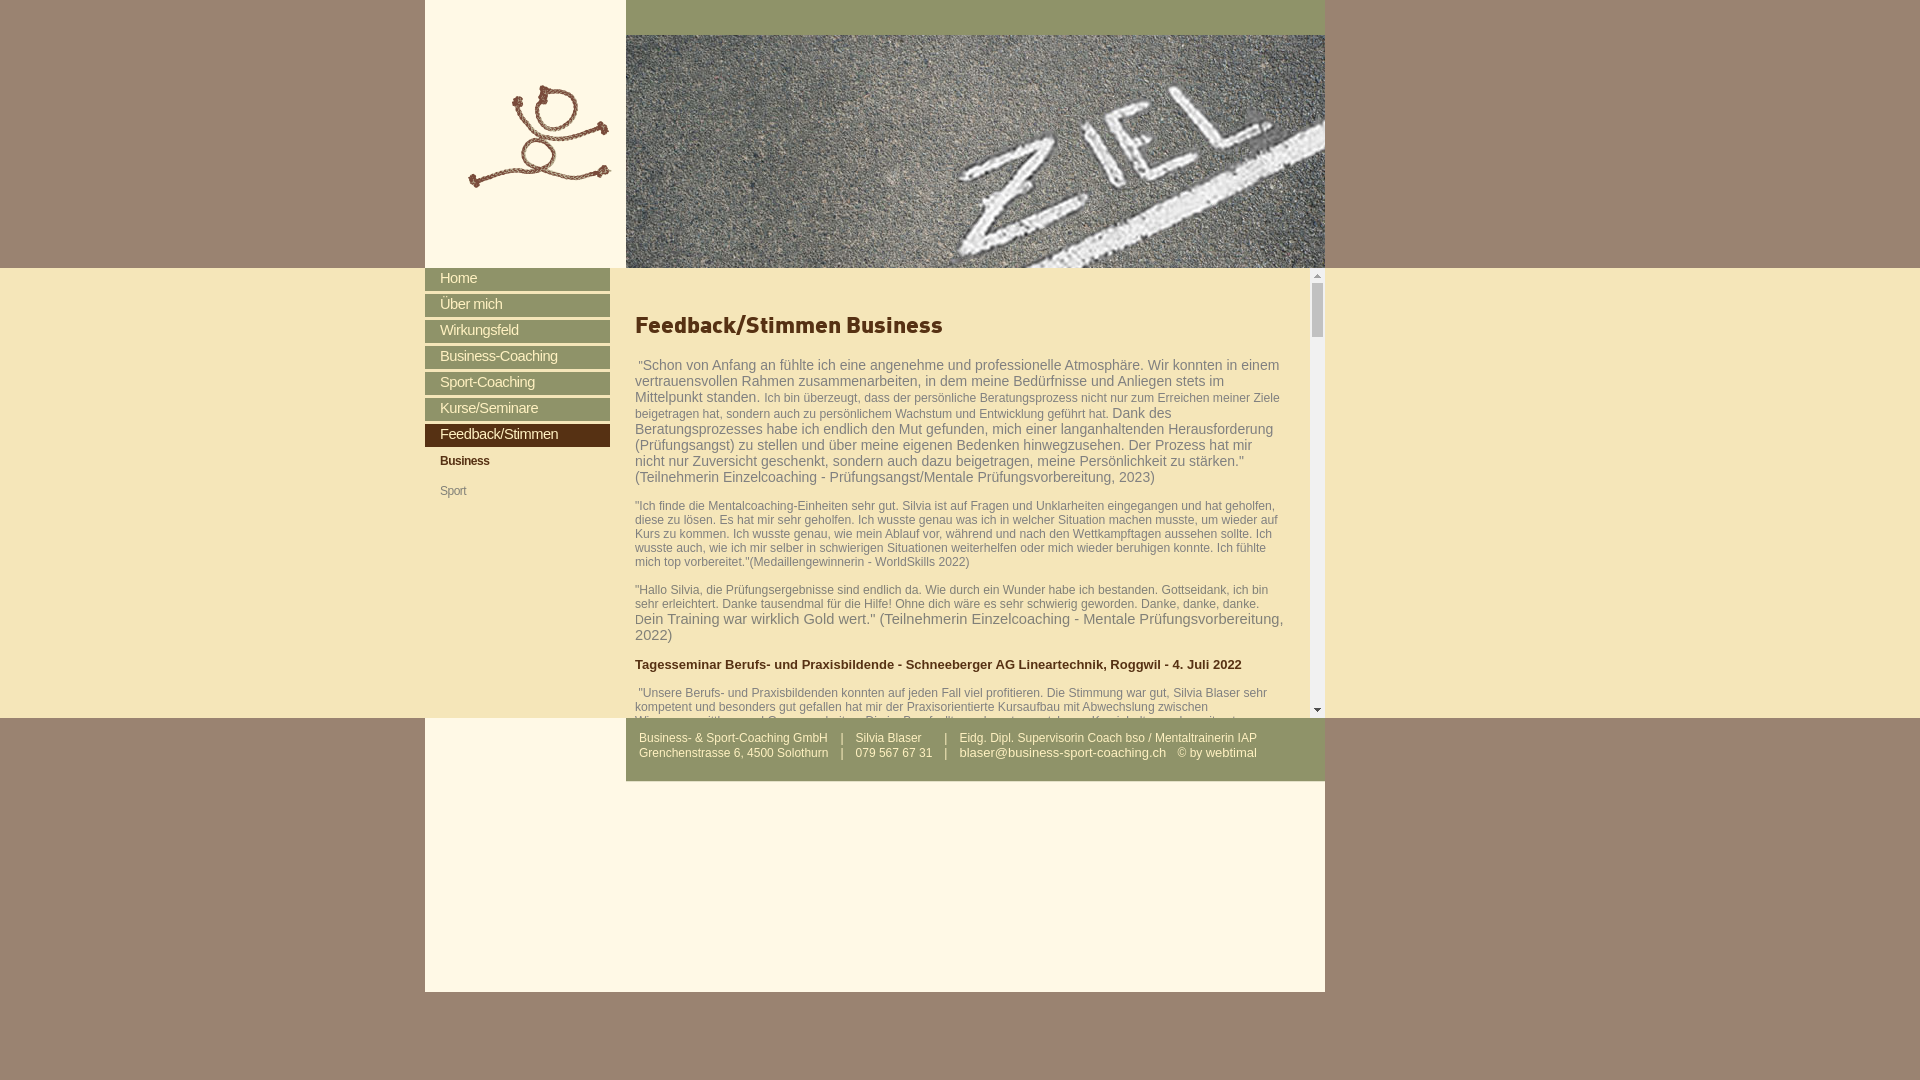  Describe the element at coordinates (424, 383) in the screenshot. I see `'Sport-Coaching'` at that location.